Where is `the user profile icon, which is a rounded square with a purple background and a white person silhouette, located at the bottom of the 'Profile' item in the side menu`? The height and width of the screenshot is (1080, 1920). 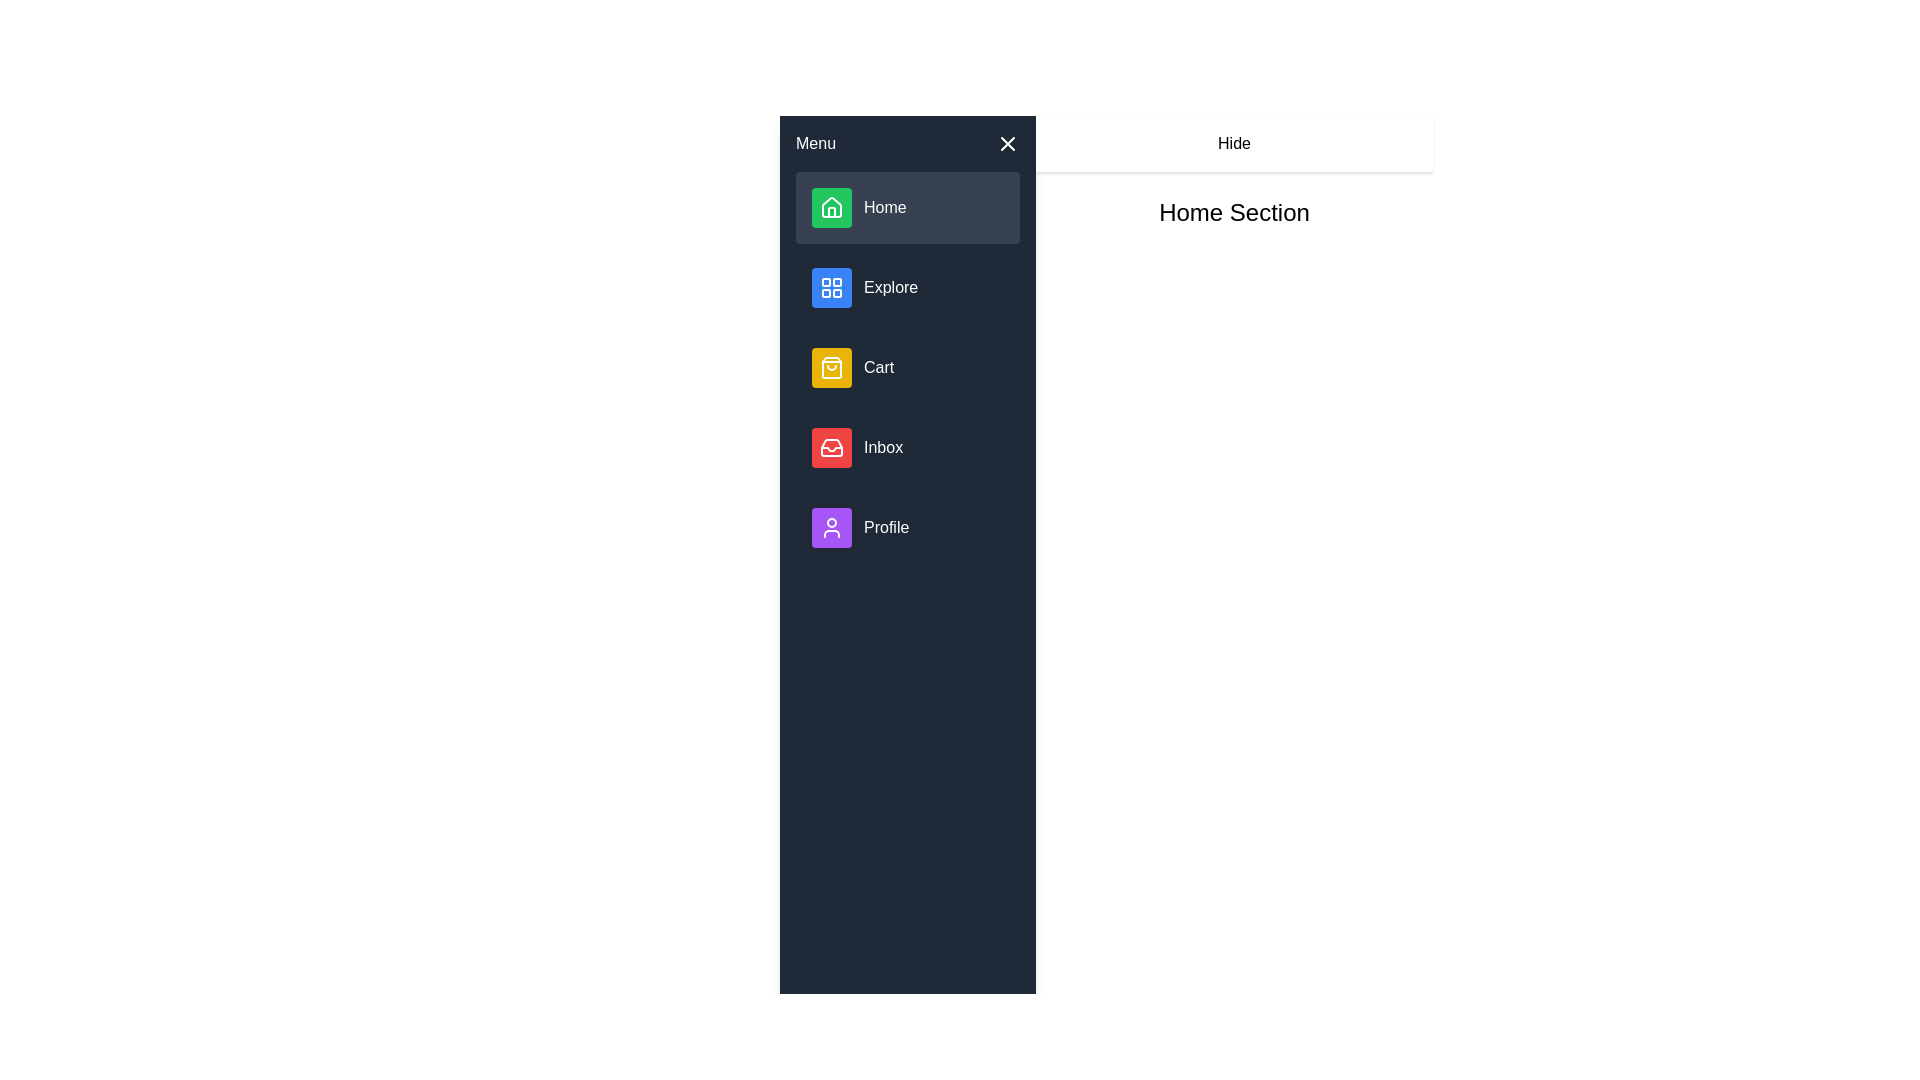 the user profile icon, which is a rounded square with a purple background and a white person silhouette, located at the bottom of the 'Profile' item in the side menu is located at coordinates (831, 527).